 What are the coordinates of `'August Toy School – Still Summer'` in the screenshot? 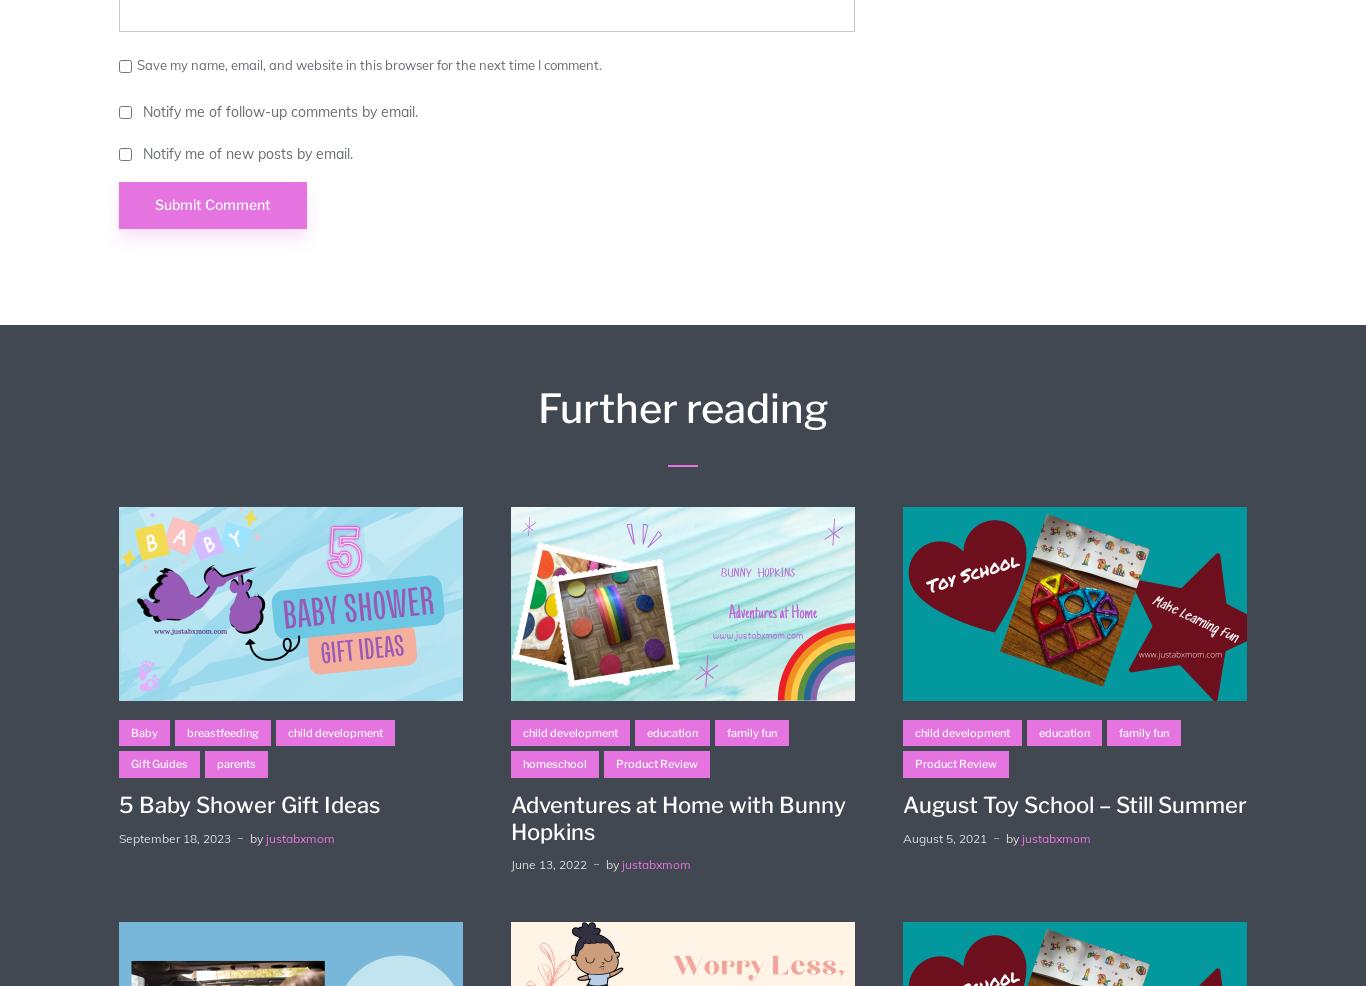 It's located at (1072, 804).